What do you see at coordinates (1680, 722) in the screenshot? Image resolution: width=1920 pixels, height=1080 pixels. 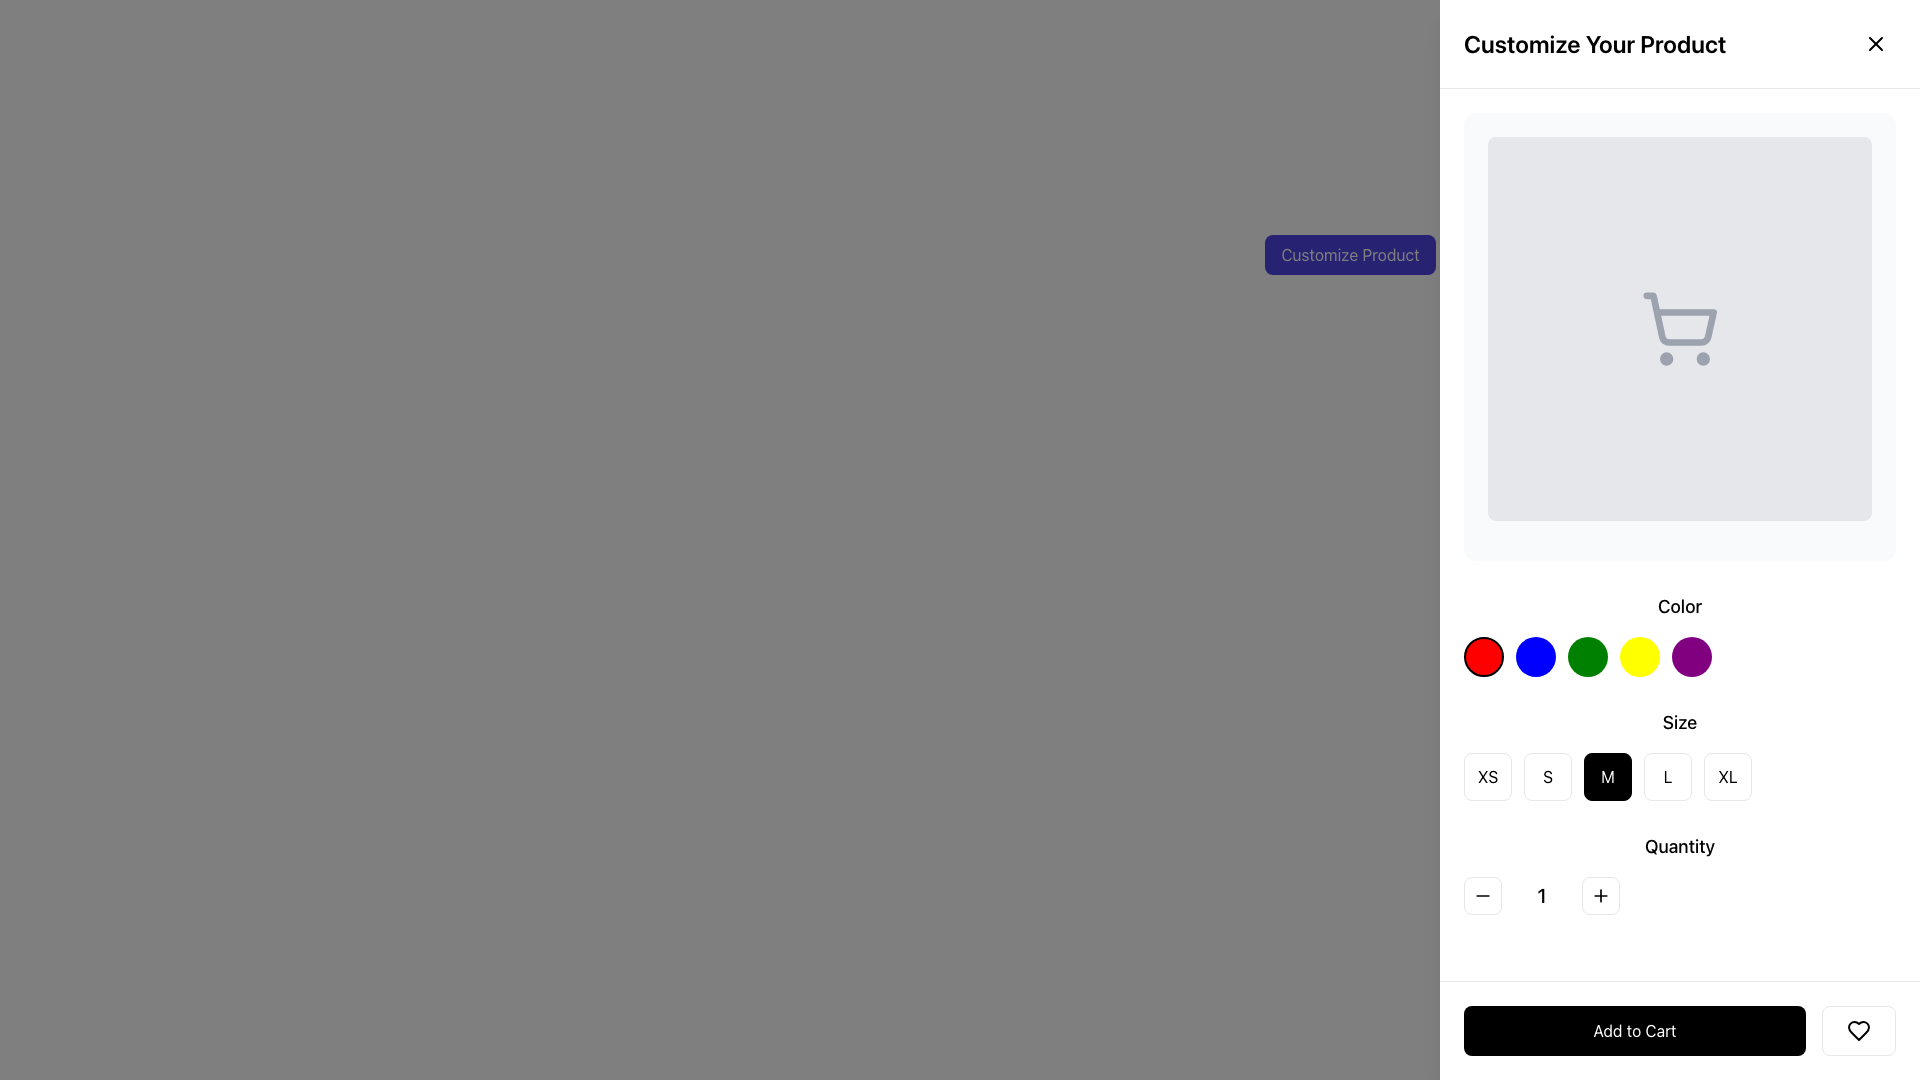 I see `the 'Size' label, which is a bold textual label located above the size selection buttons in the product customization sidebar` at bounding box center [1680, 722].